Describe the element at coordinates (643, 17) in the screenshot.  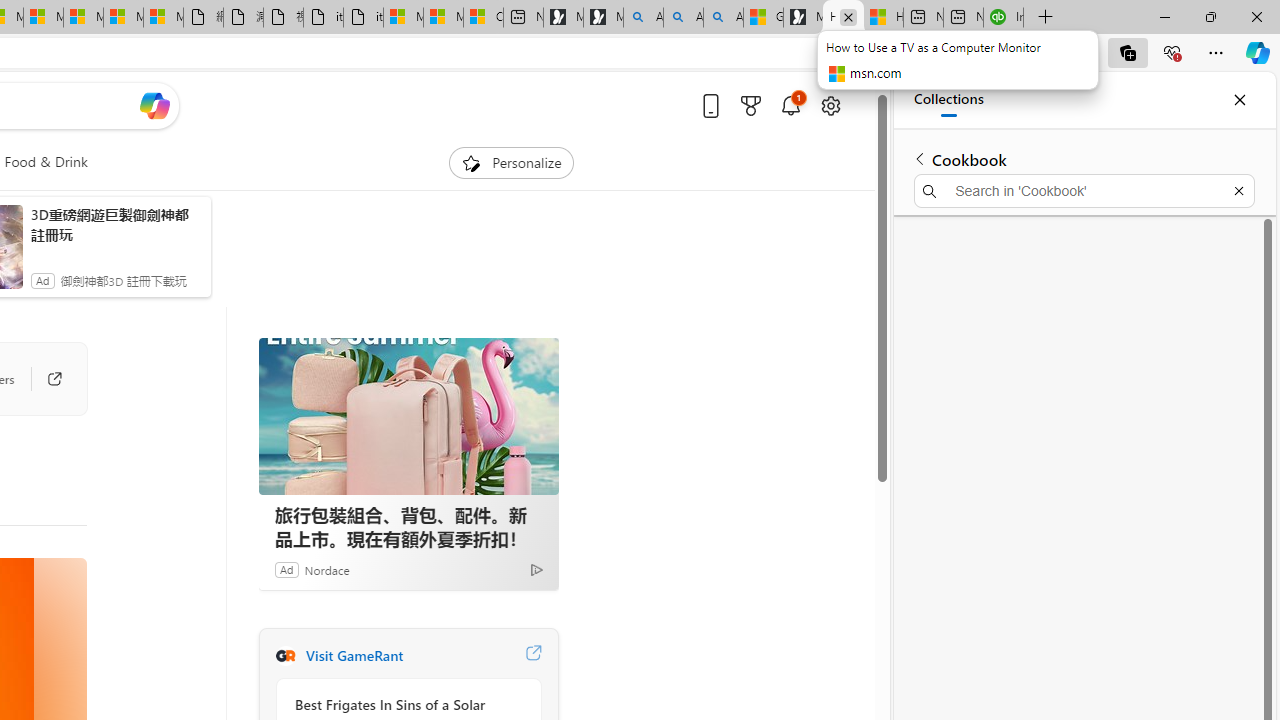
I see `'Alabama high school quarterback dies - Search'` at that location.